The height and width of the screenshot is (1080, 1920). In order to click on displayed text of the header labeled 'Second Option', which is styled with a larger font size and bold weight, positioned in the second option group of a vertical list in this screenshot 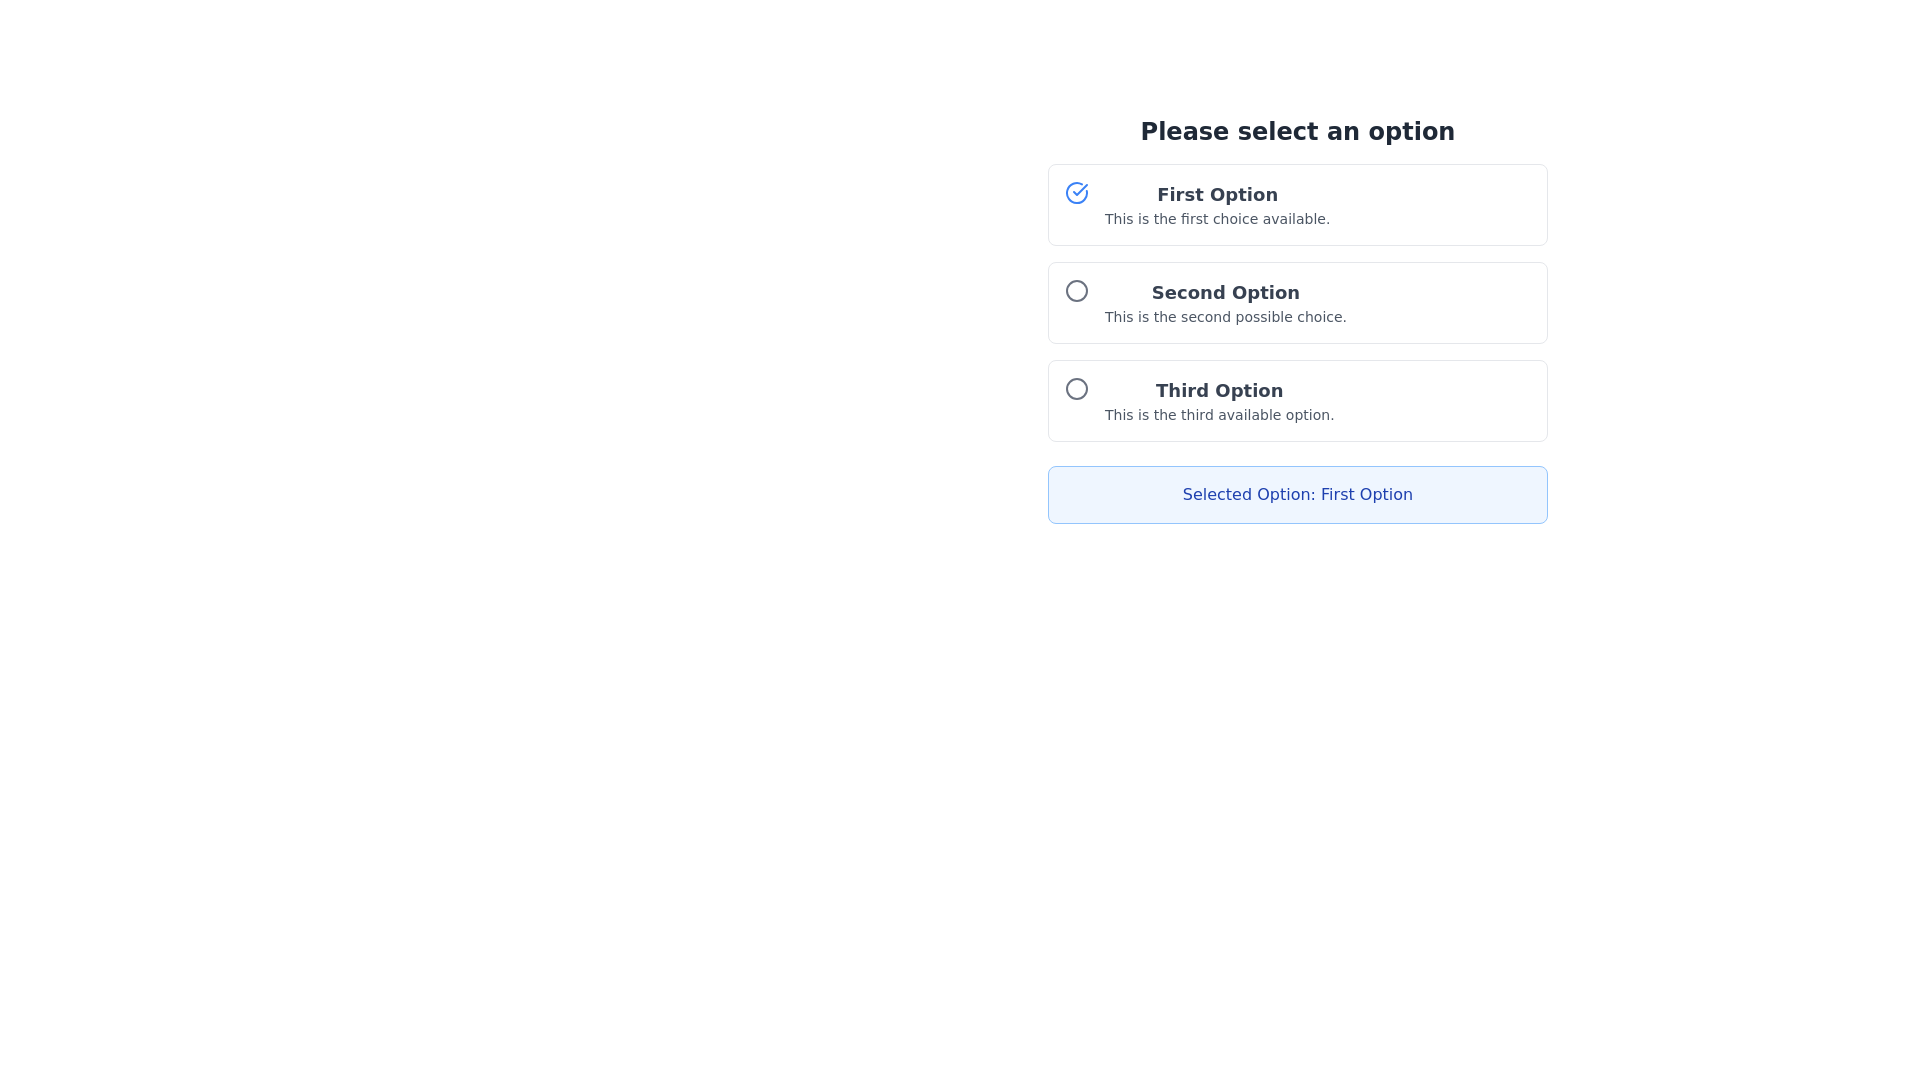, I will do `click(1225, 293)`.